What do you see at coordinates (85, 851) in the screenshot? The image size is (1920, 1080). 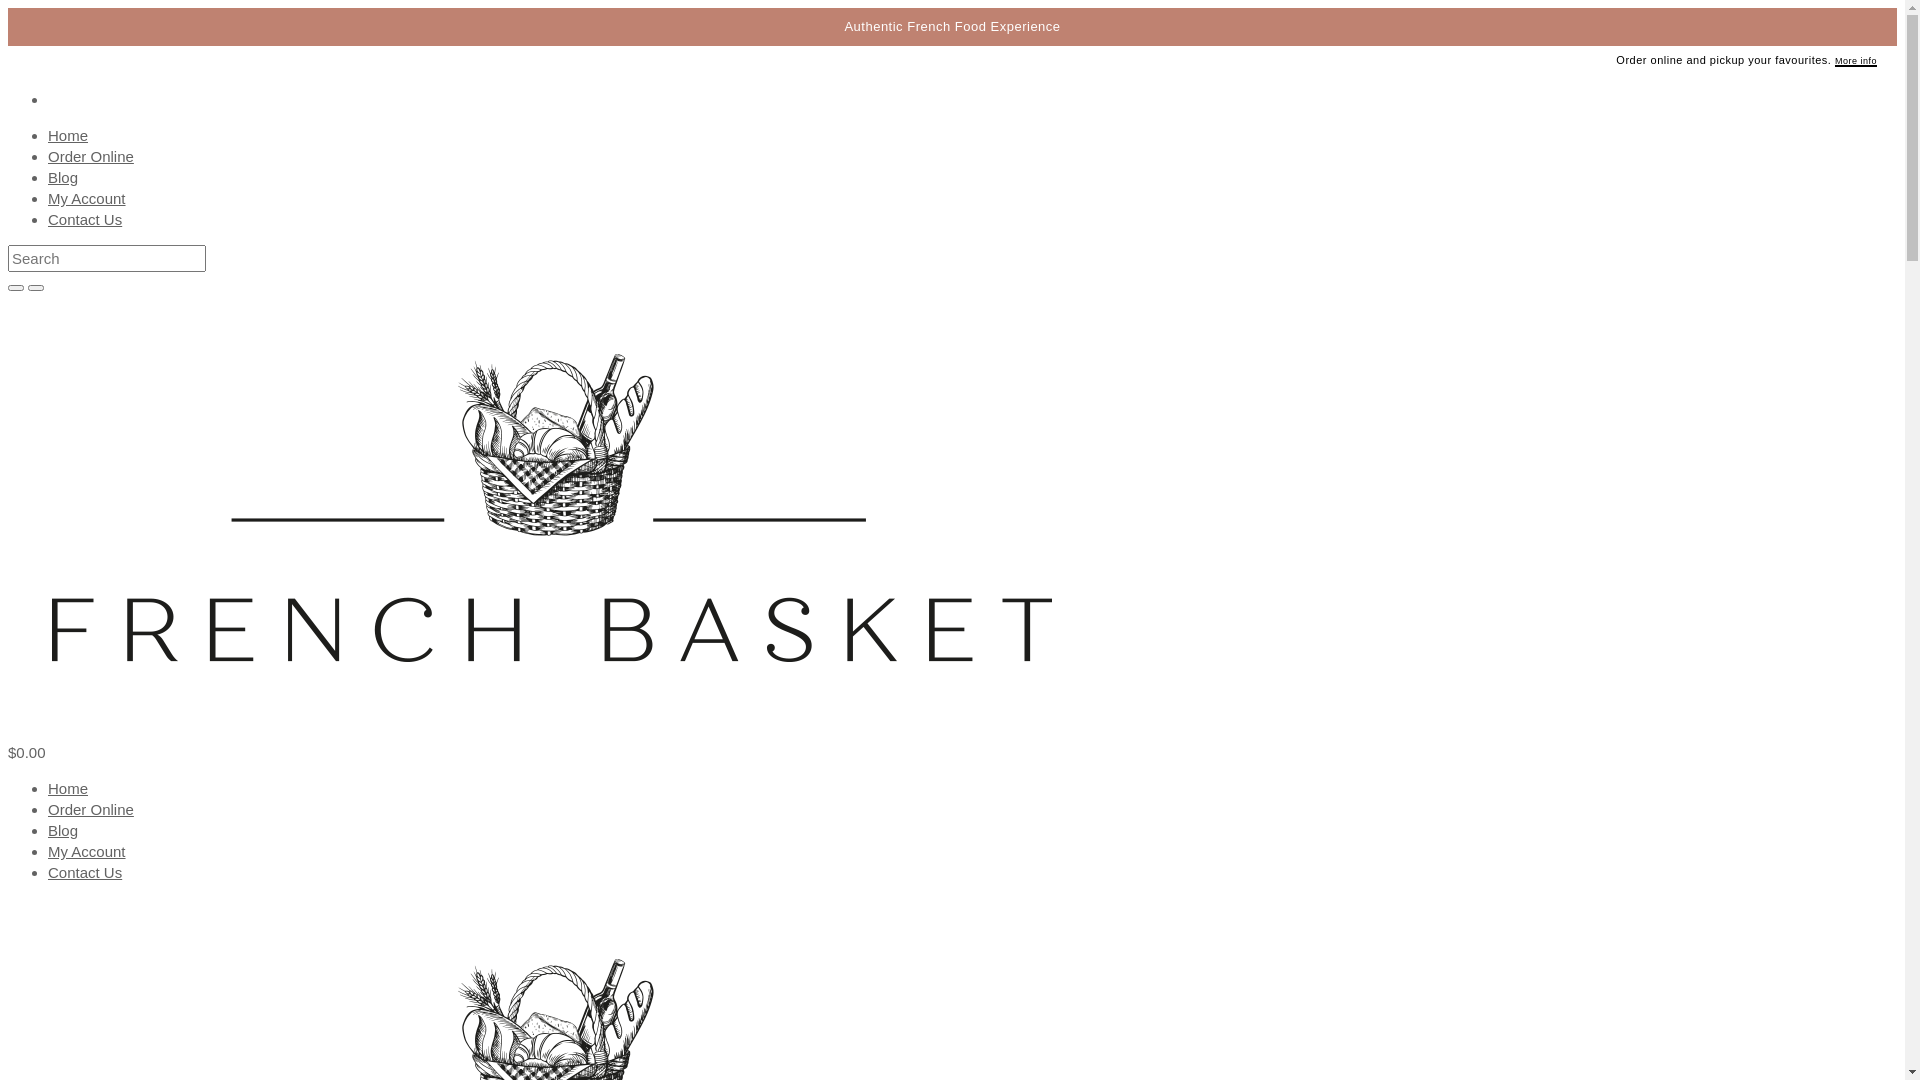 I see `'My Account'` at bounding box center [85, 851].